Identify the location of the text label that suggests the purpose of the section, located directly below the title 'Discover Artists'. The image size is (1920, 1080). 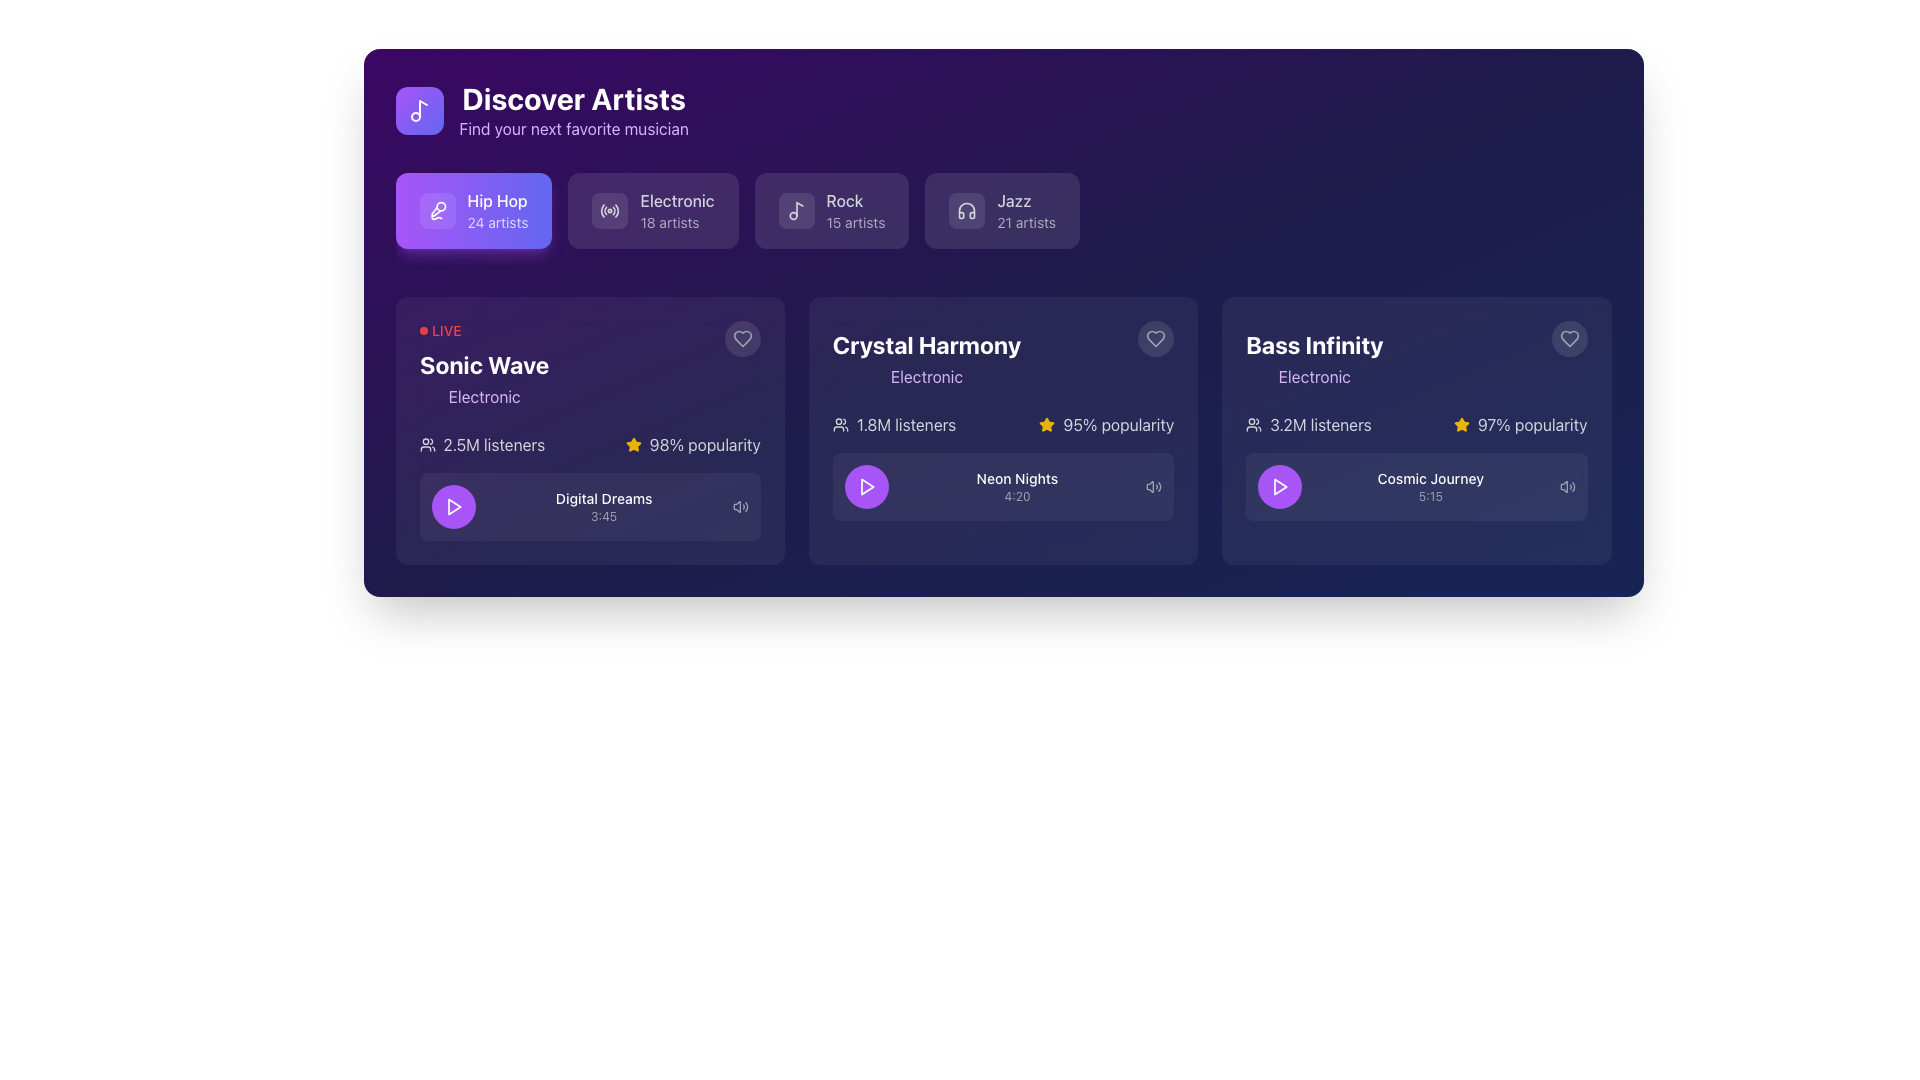
(573, 128).